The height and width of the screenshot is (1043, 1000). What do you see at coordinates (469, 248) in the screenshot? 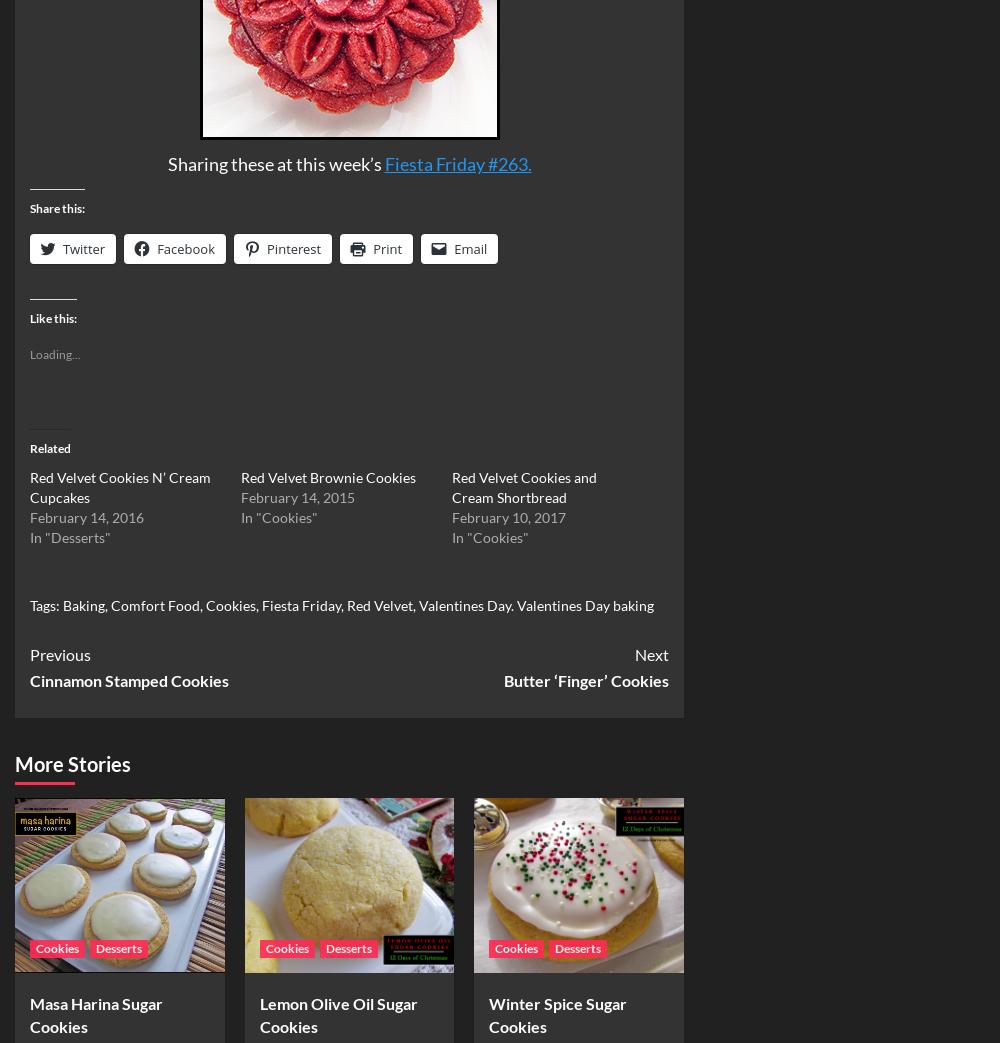
I see `'Email'` at bounding box center [469, 248].